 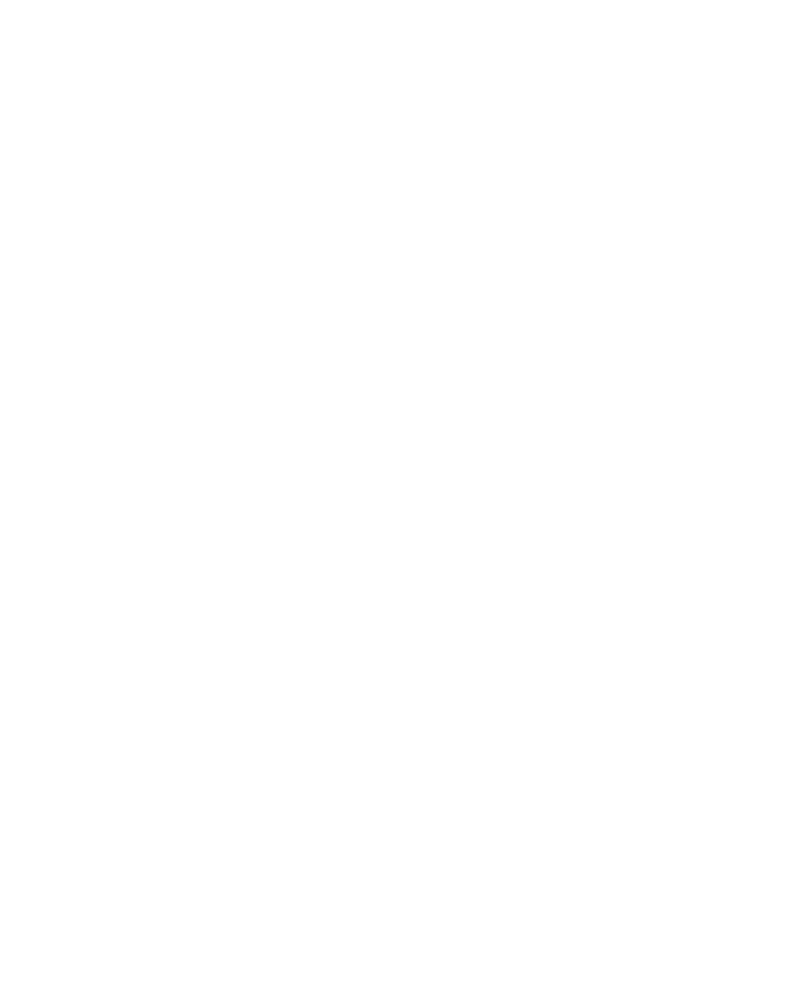 I want to click on 'Published: 09/26/2023', so click(x=384, y=805).